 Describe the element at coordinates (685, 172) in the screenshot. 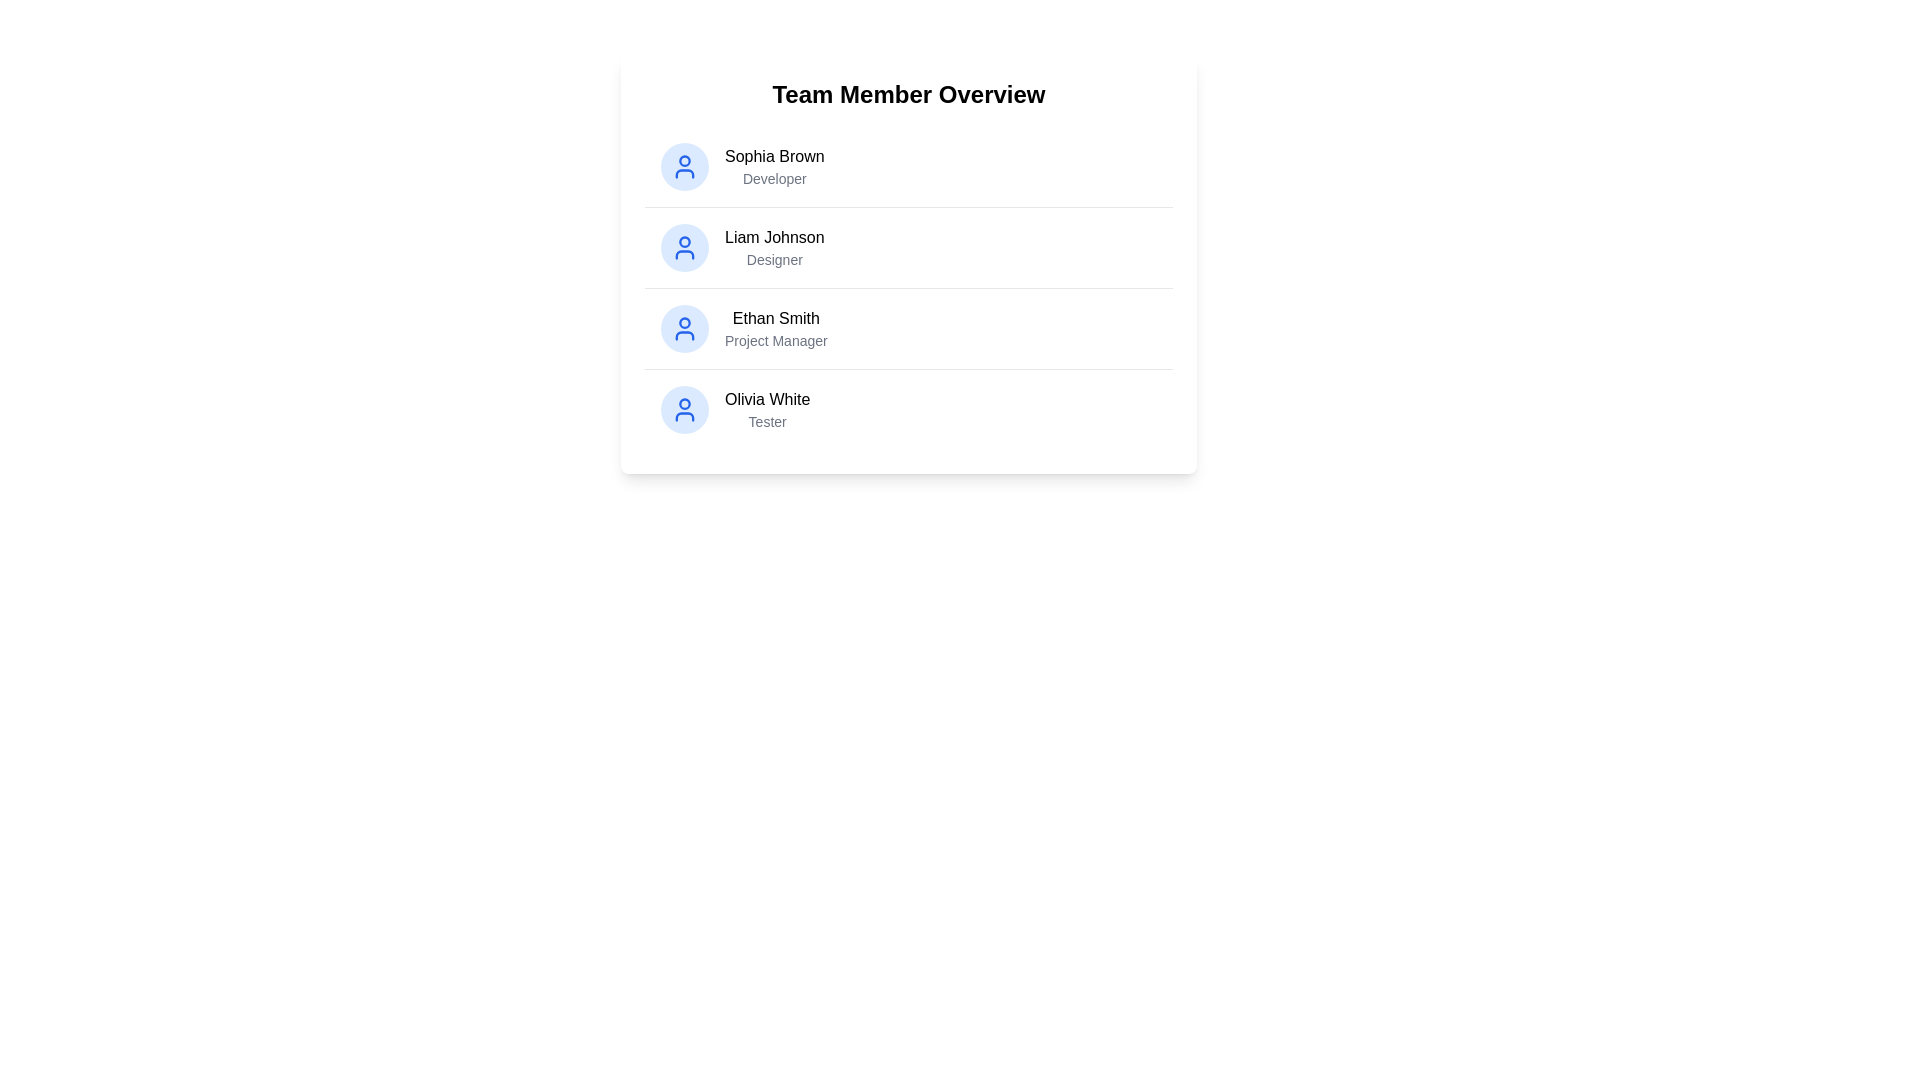

I see `the user entry containing the lower portion of the user avatar icon for Sophie Brown, located in the team member overview section` at that location.